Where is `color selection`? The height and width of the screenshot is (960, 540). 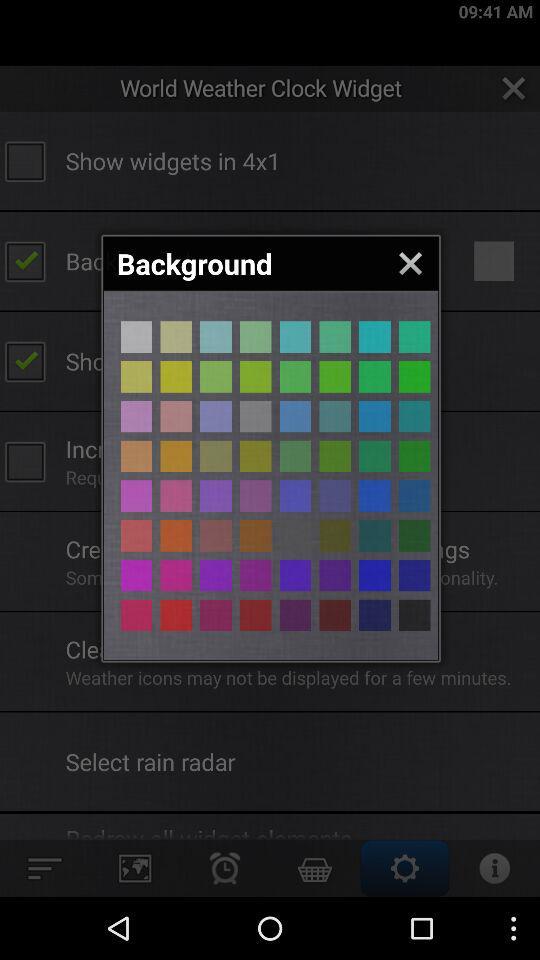
color selection is located at coordinates (413, 375).